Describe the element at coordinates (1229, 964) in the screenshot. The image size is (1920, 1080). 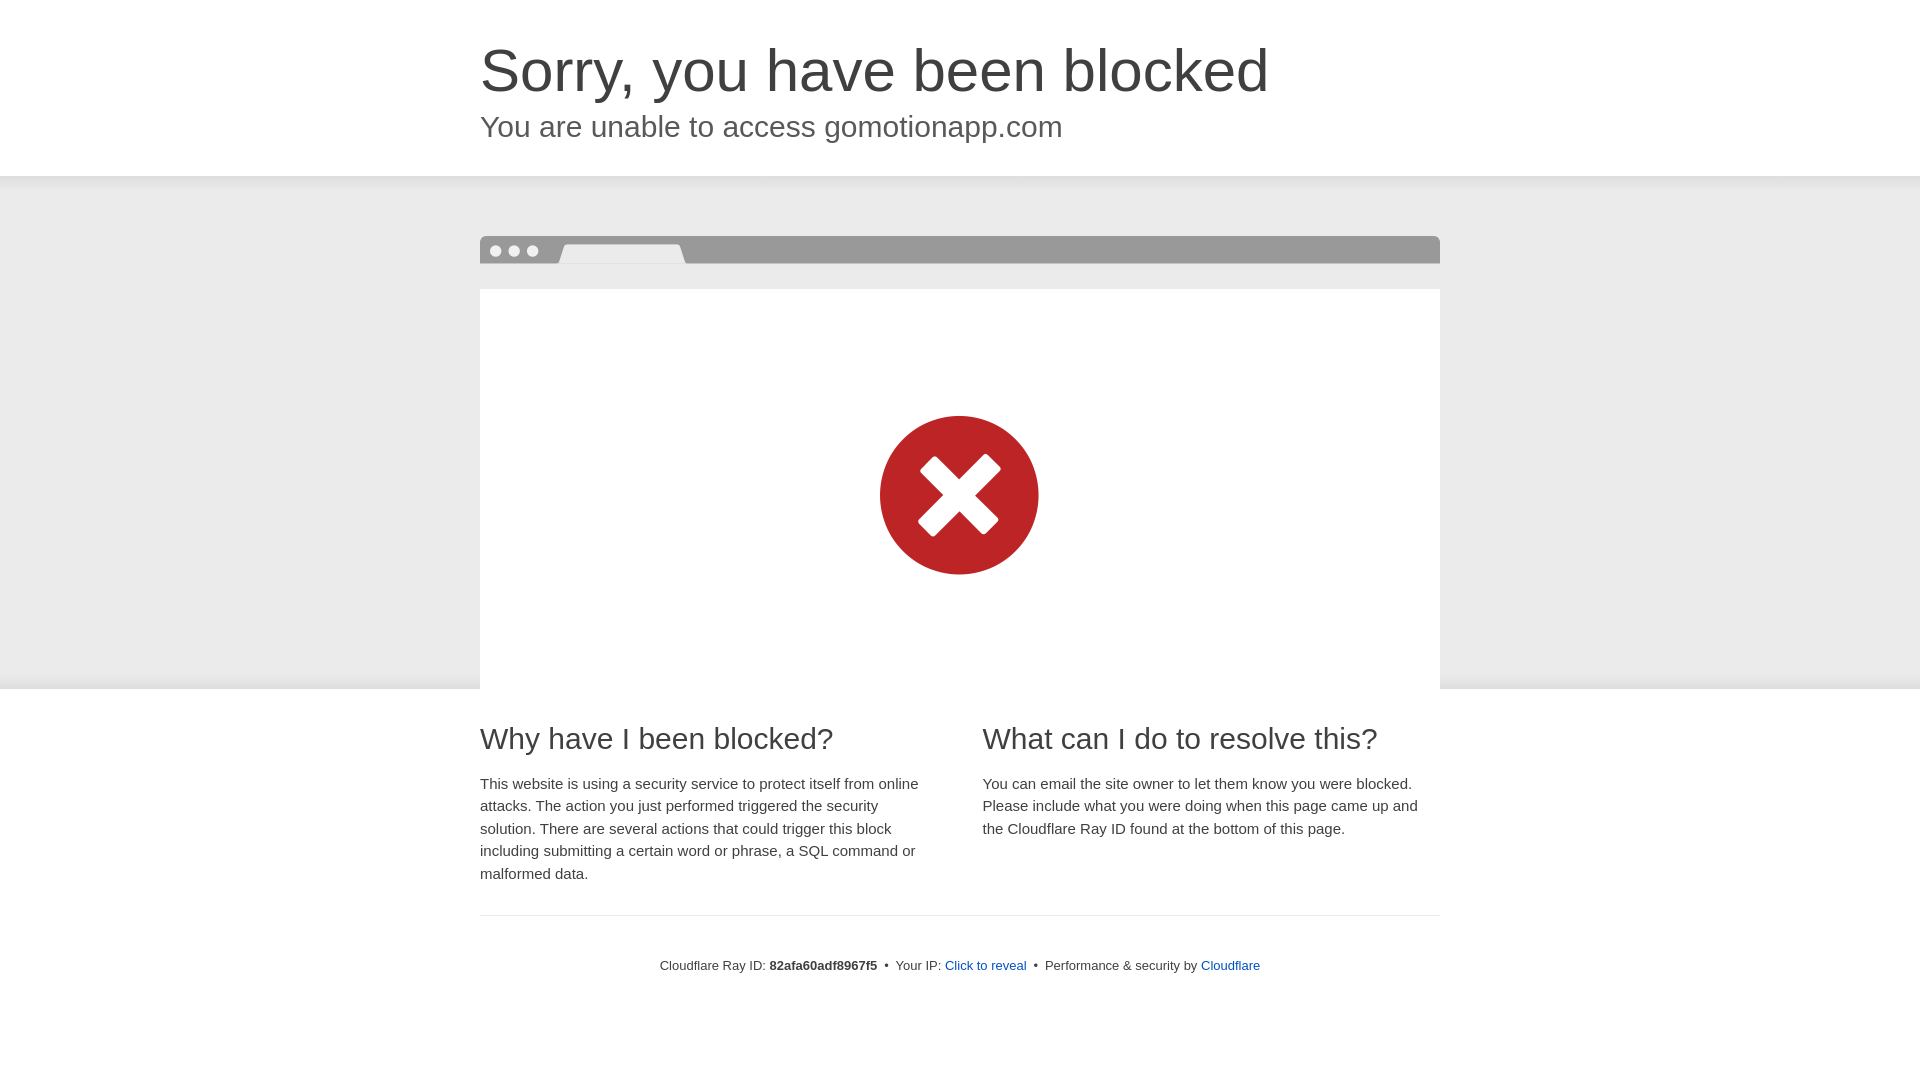
I see `'Cloudflare'` at that location.